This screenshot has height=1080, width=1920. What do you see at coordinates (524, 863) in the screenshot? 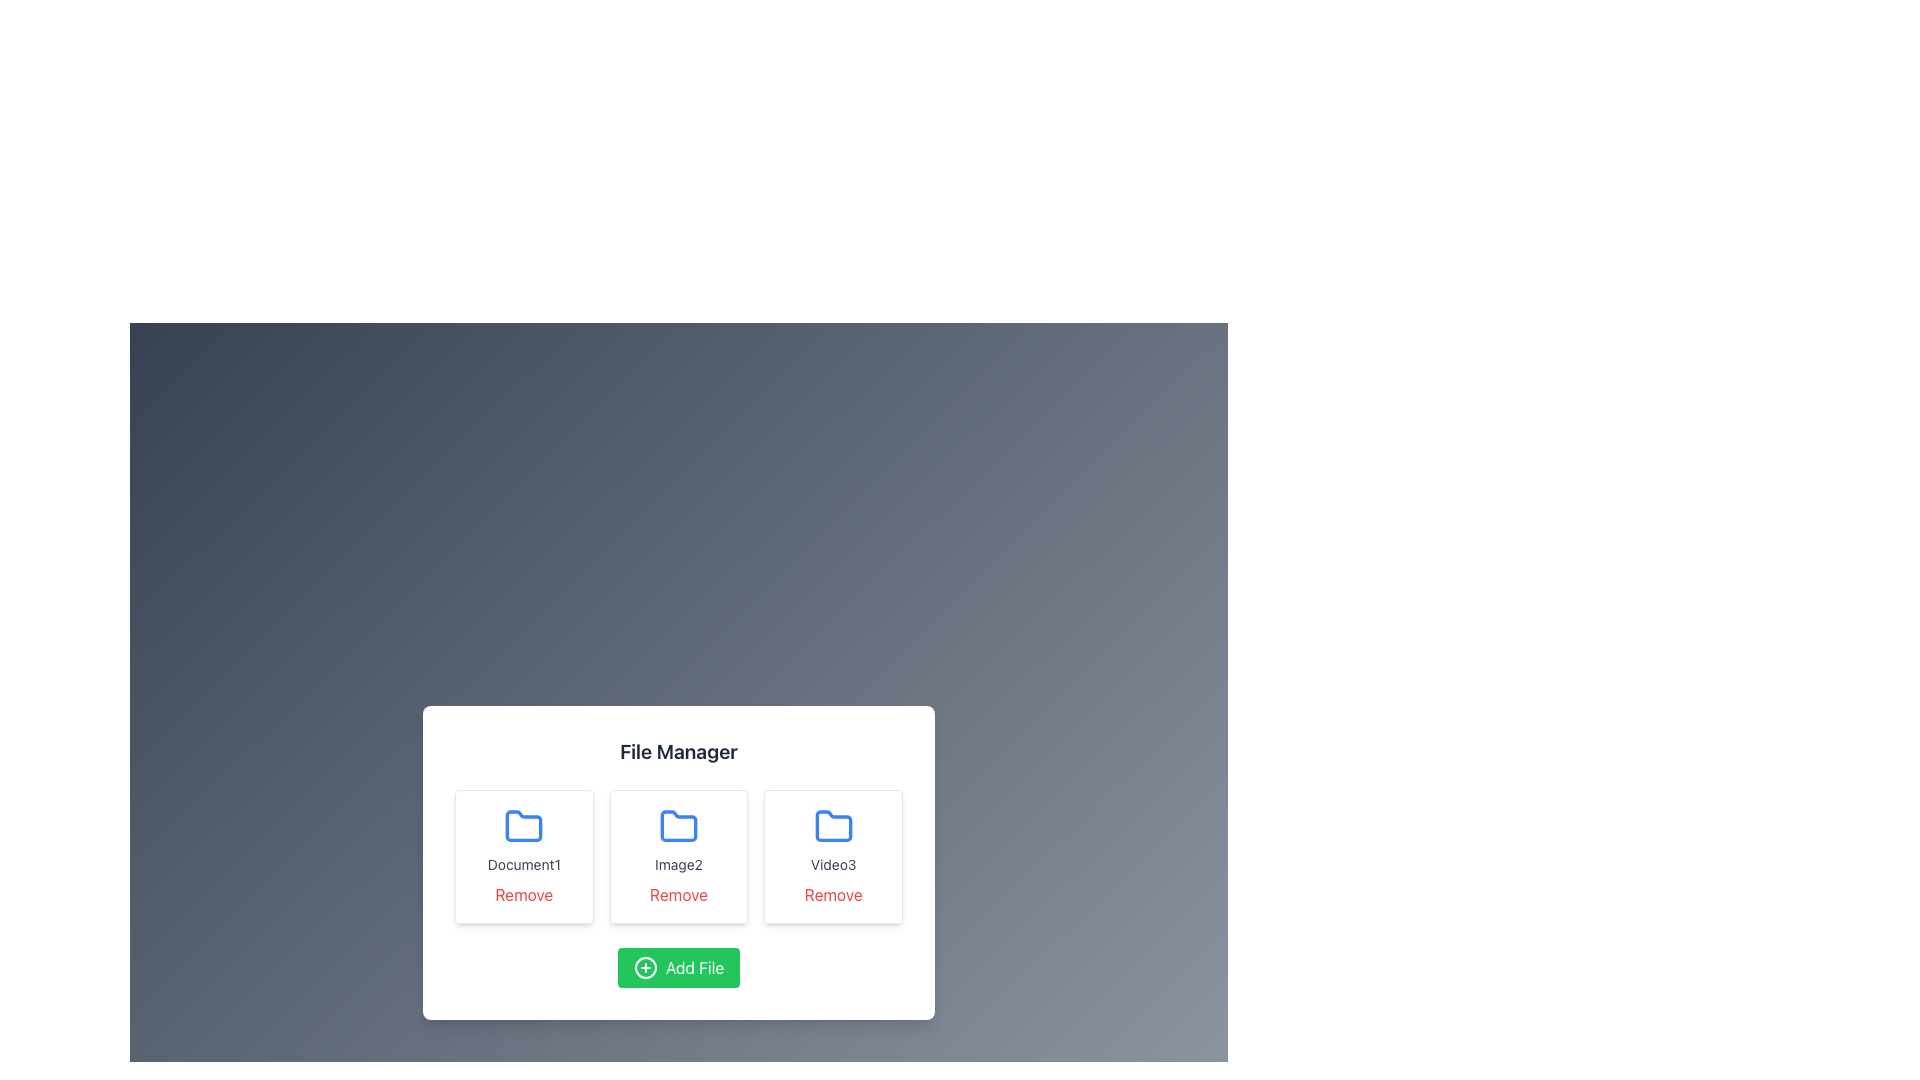
I see `the label that indicates the name of the associated file or folder, located in the top row, first column of the grid layout within the file manager interface` at bounding box center [524, 863].